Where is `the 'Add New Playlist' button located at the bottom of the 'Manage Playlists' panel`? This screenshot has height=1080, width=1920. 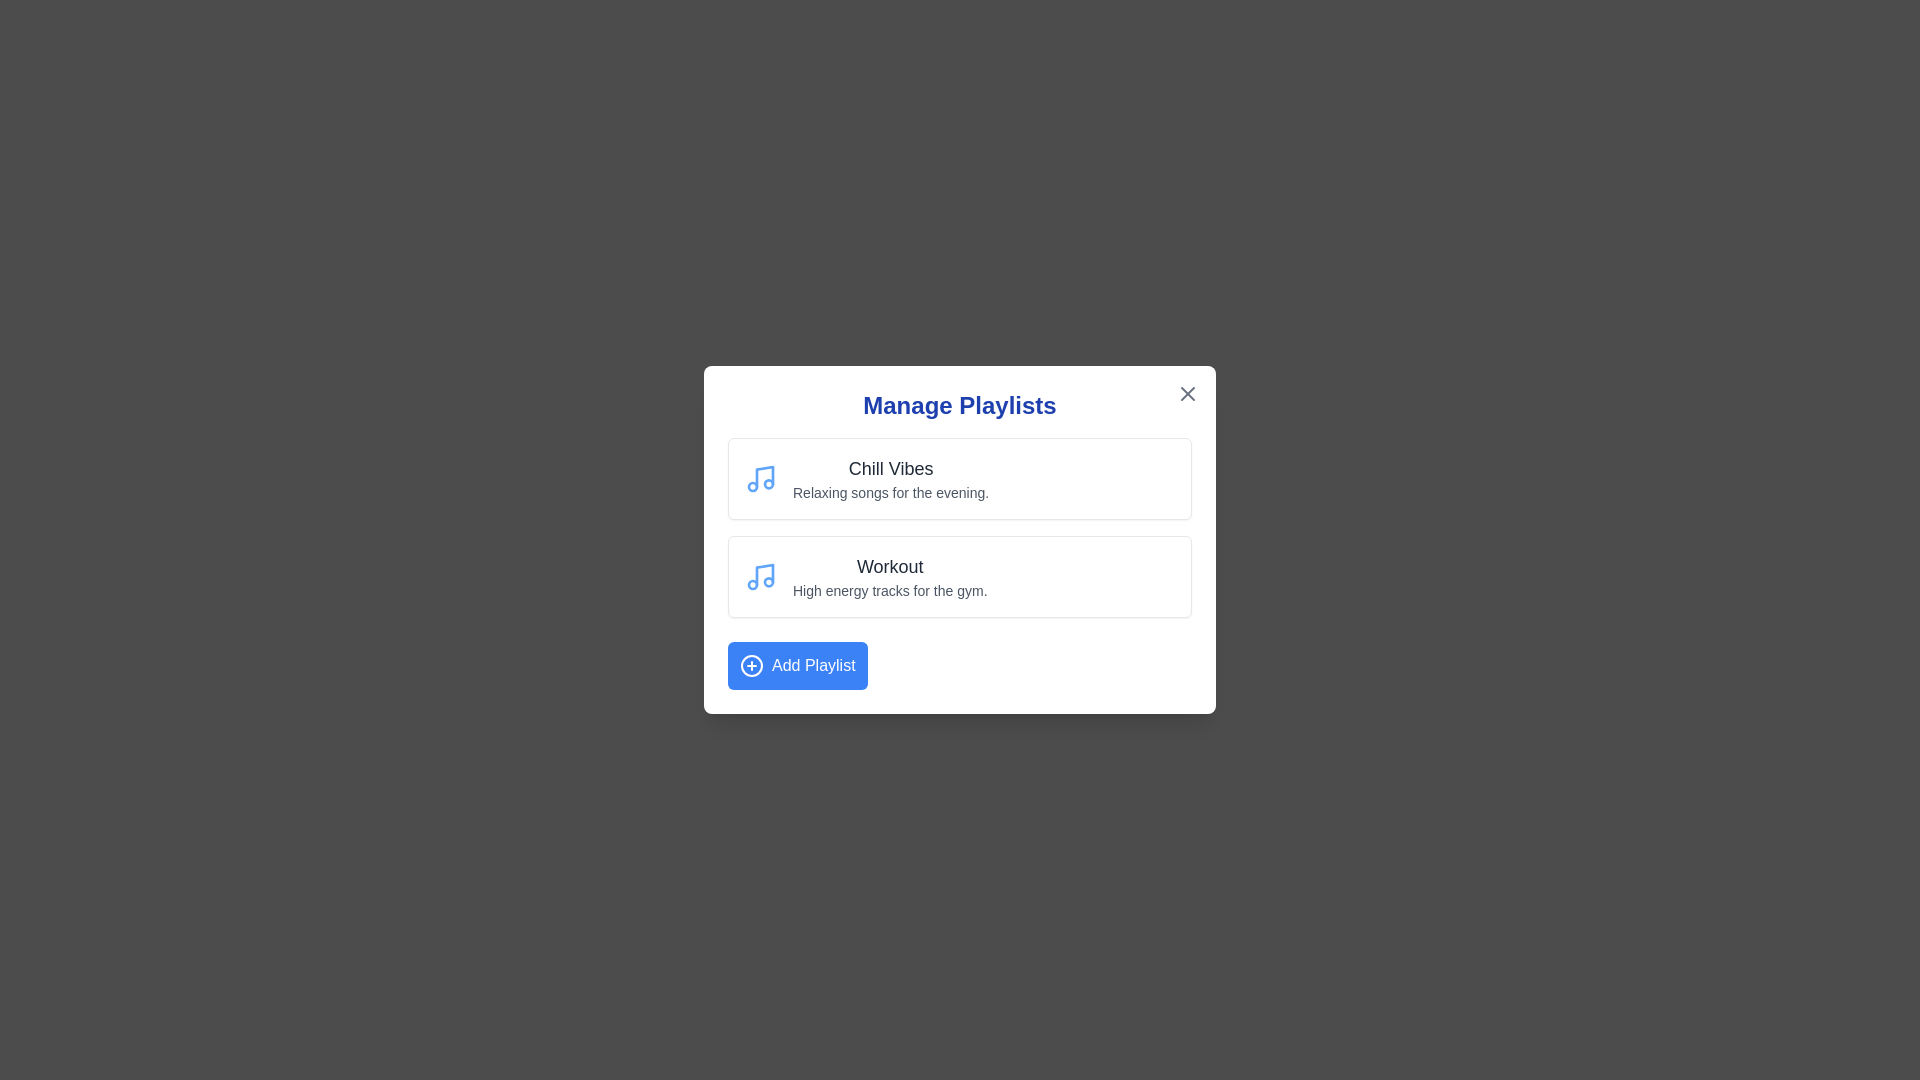 the 'Add New Playlist' button located at the bottom of the 'Manage Playlists' panel is located at coordinates (796, 666).